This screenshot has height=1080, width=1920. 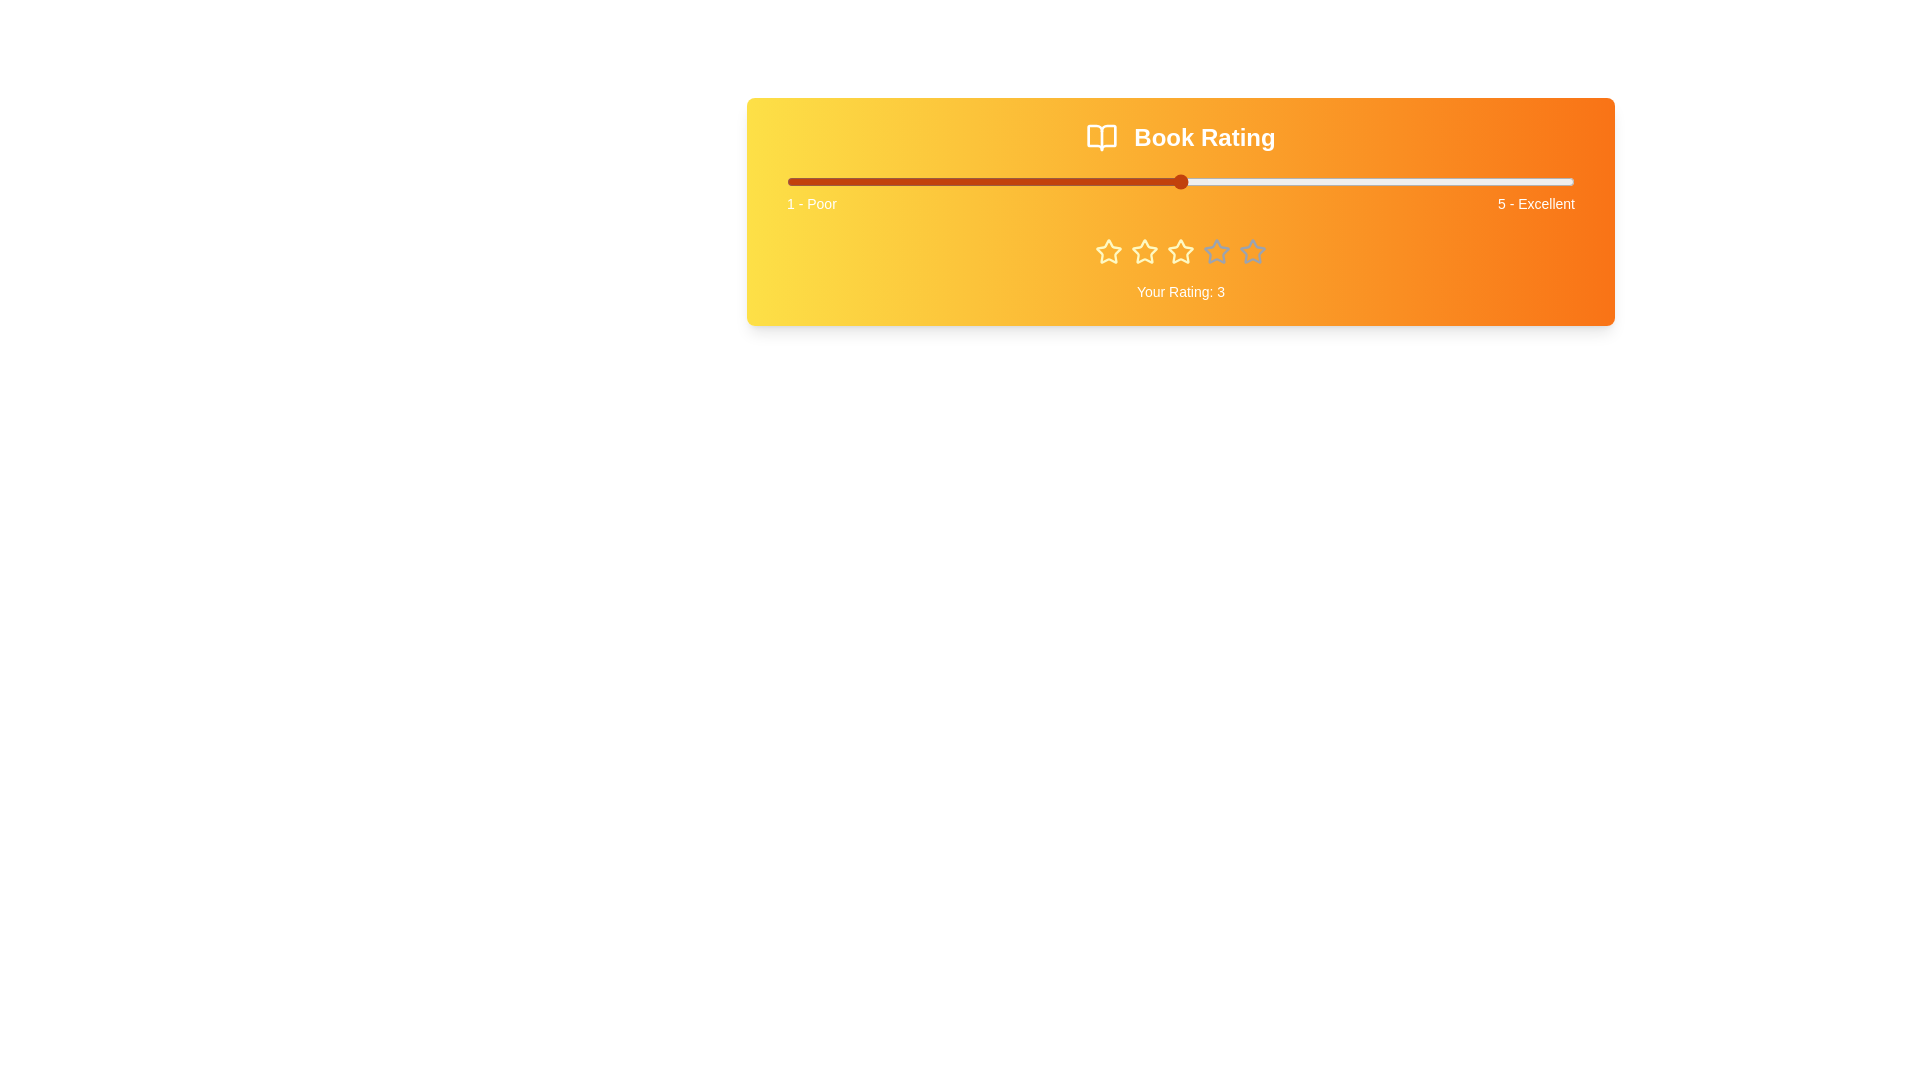 What do you see at coordinates (1101, 137) in the screenshot?
I see `the open book icon located to the left of the 'Book Rating' text within the orange gradient box` at bounding box center [1101, 137].